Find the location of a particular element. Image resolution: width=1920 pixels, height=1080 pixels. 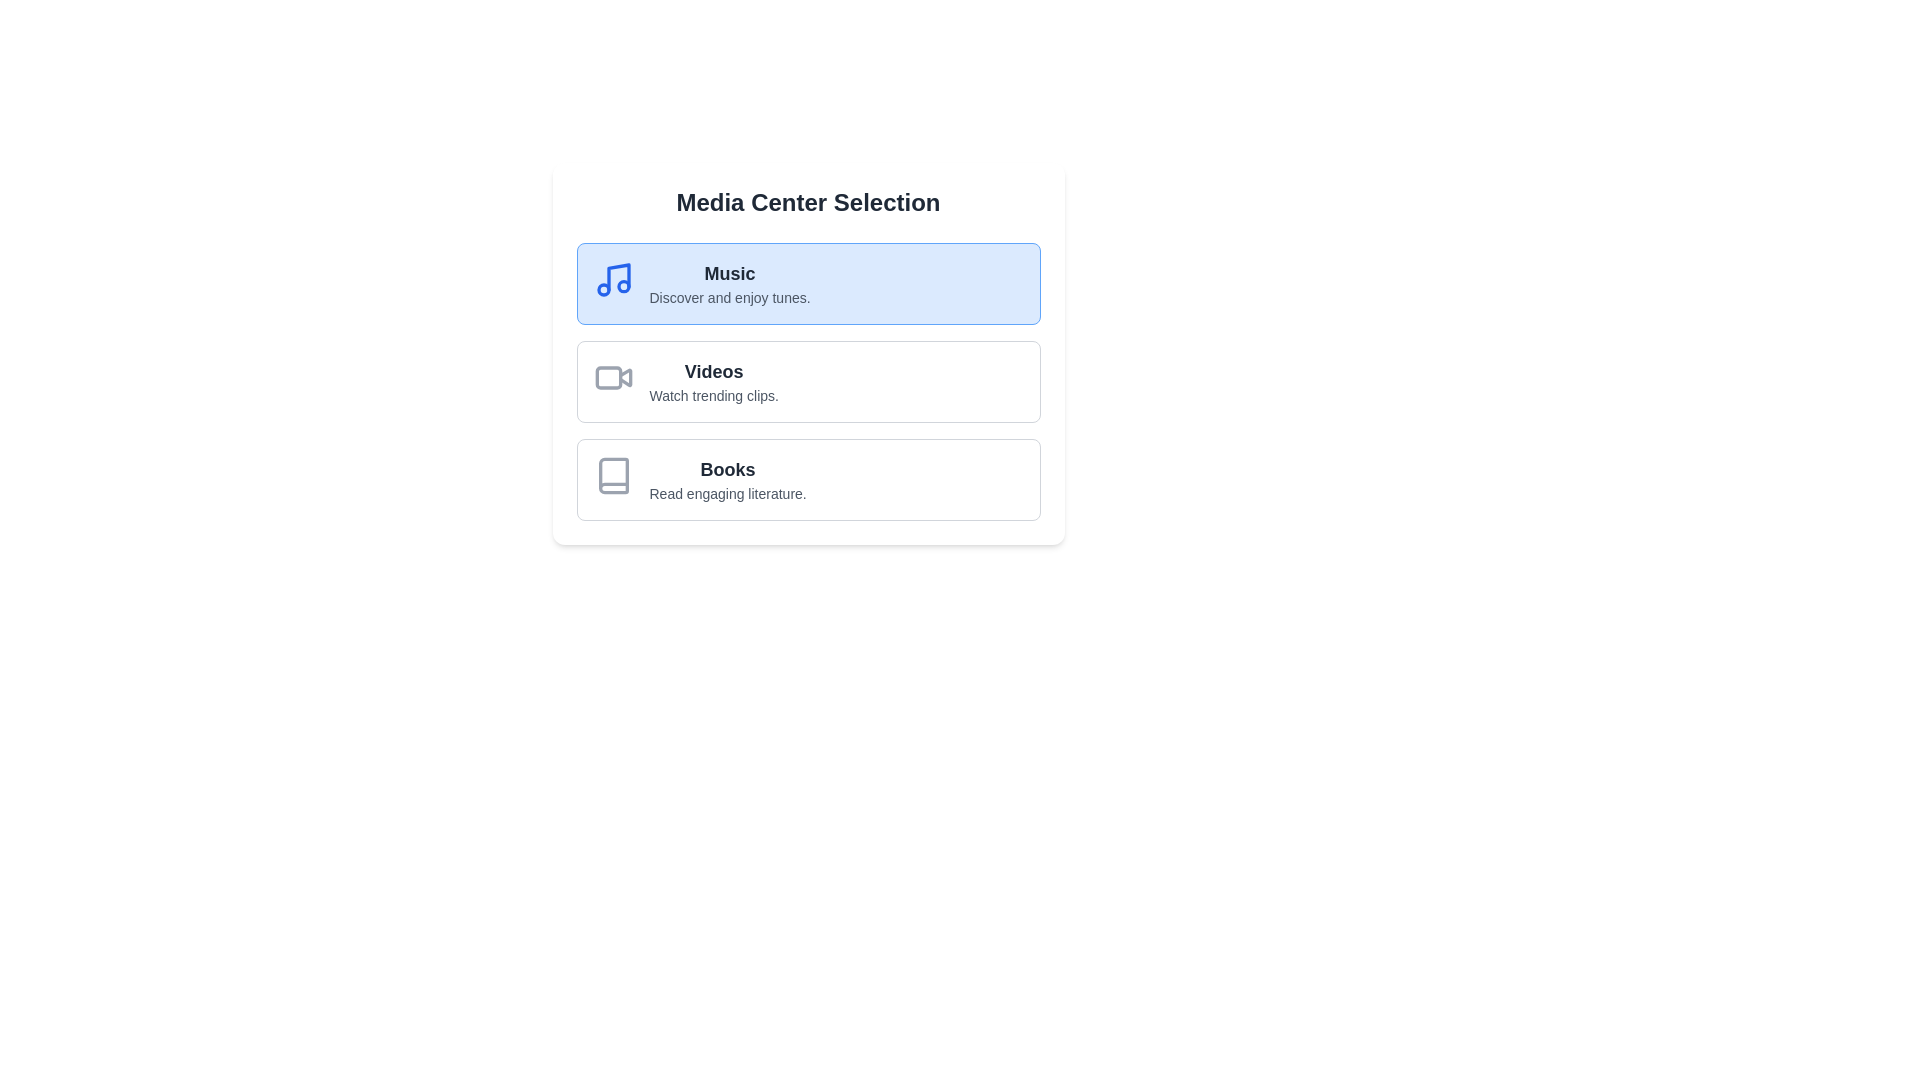

the 'Videos' section title text label, which is the first element among its siblings in the Media Center Selection interface is located at coordinates (714, 371).